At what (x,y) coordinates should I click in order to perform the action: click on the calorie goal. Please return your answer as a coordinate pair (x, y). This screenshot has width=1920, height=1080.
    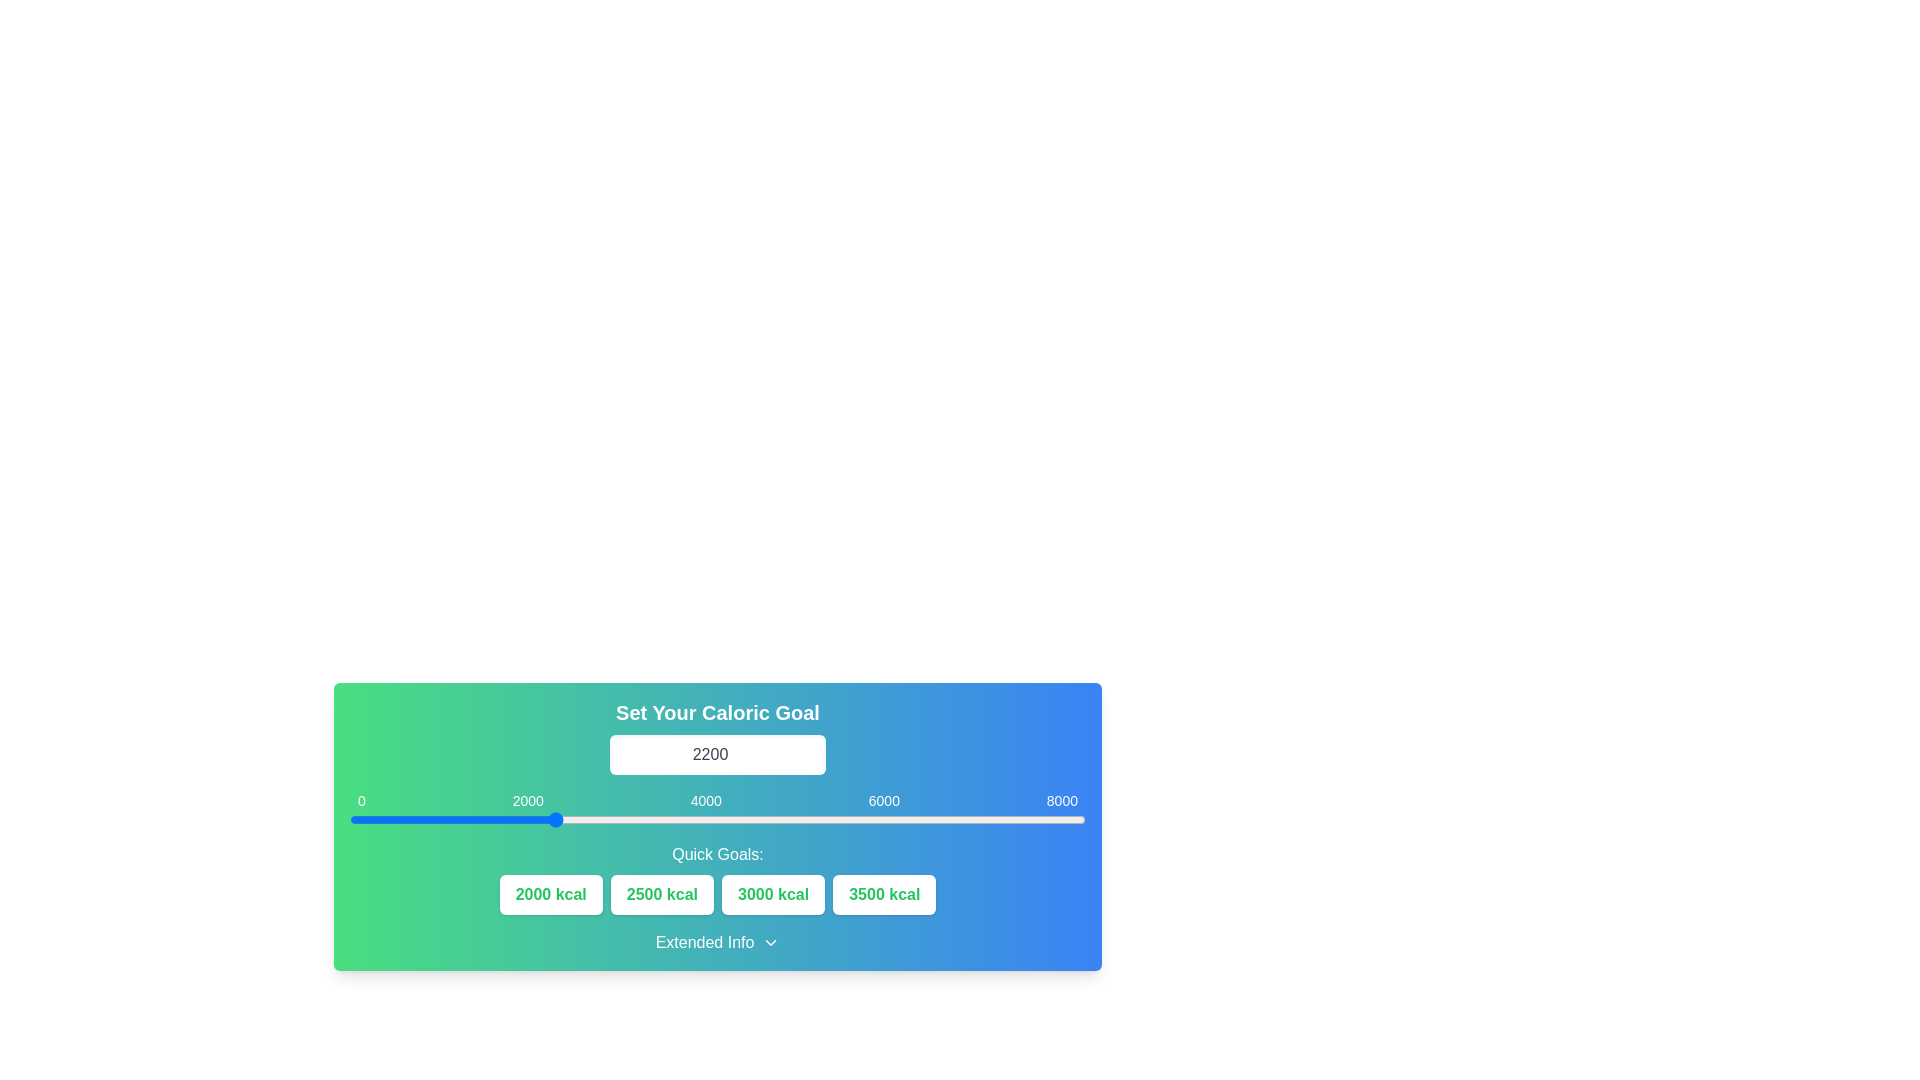
    Looking at the image, I should click on (665, 820).